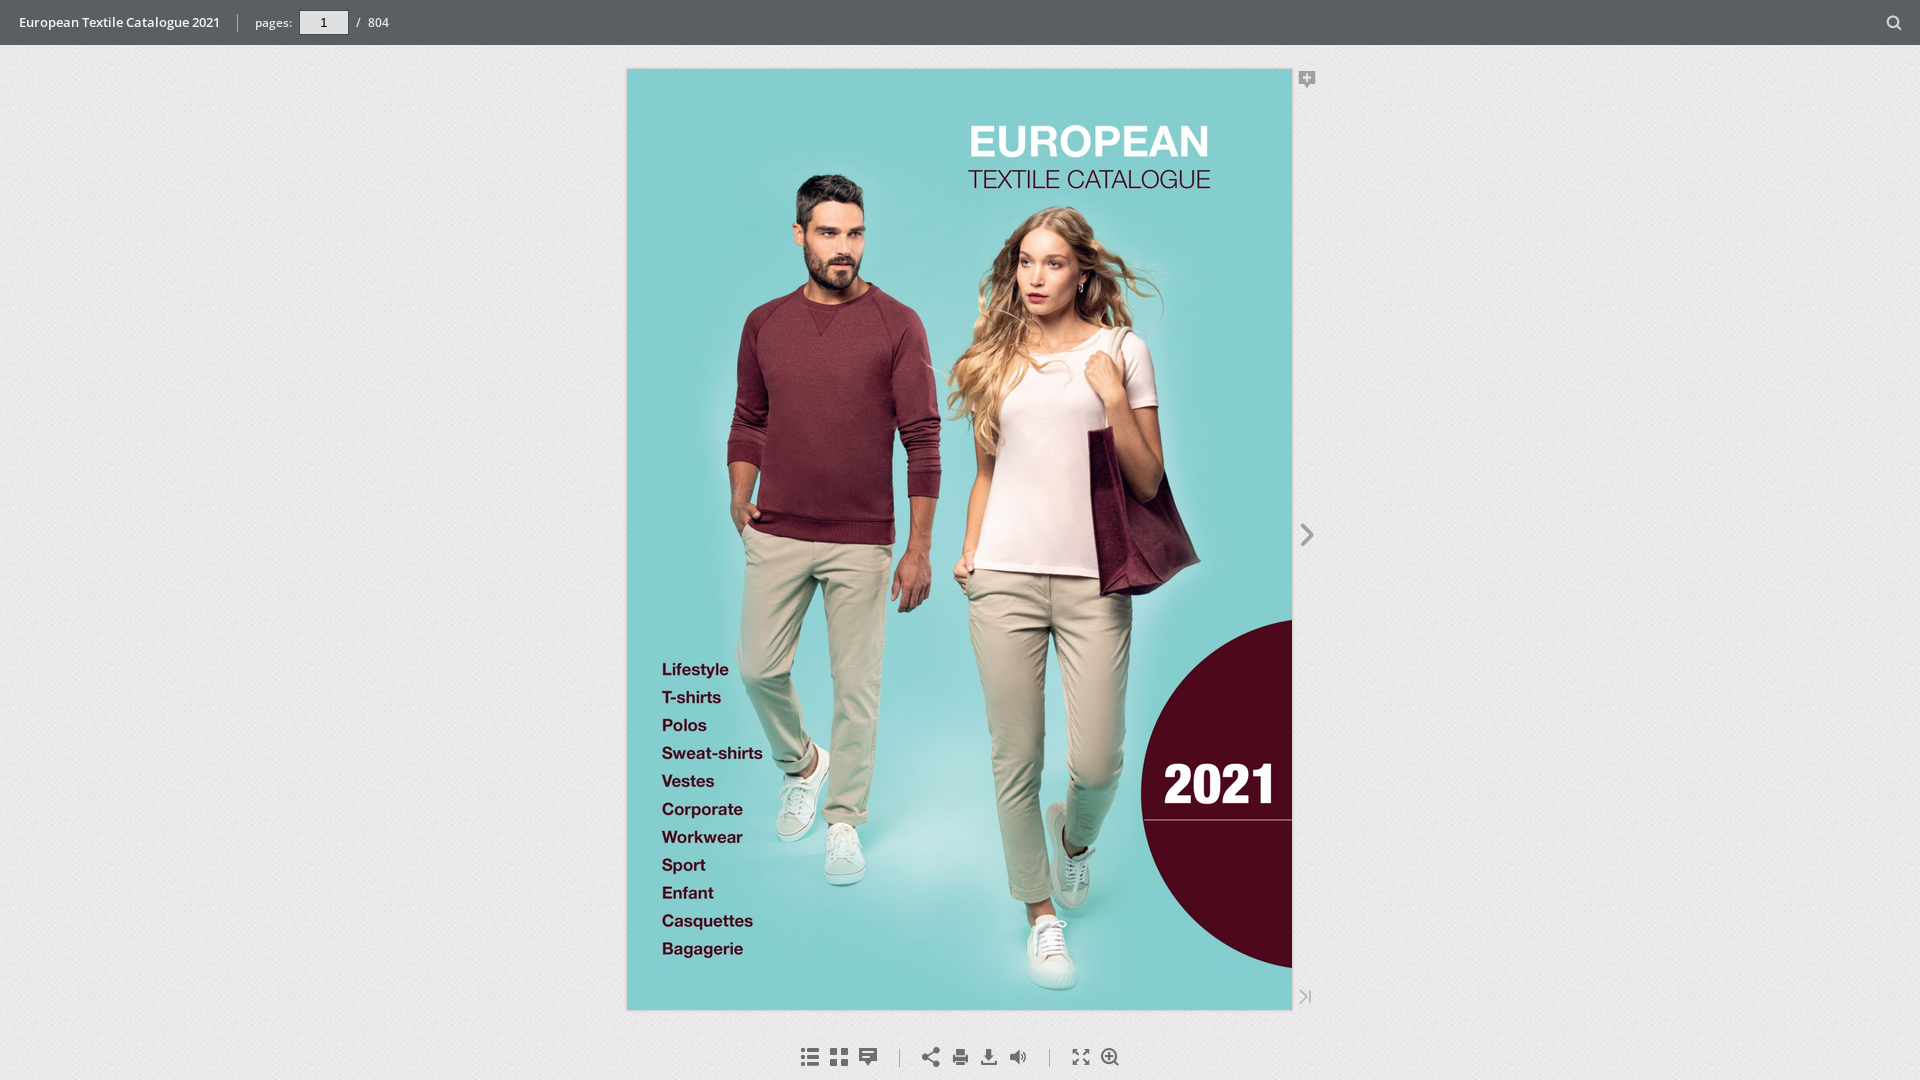 Image resolution: width=1920 pixels, height=1080 pixels. I want to click on 'Table of Contents', so click(810, 1056).